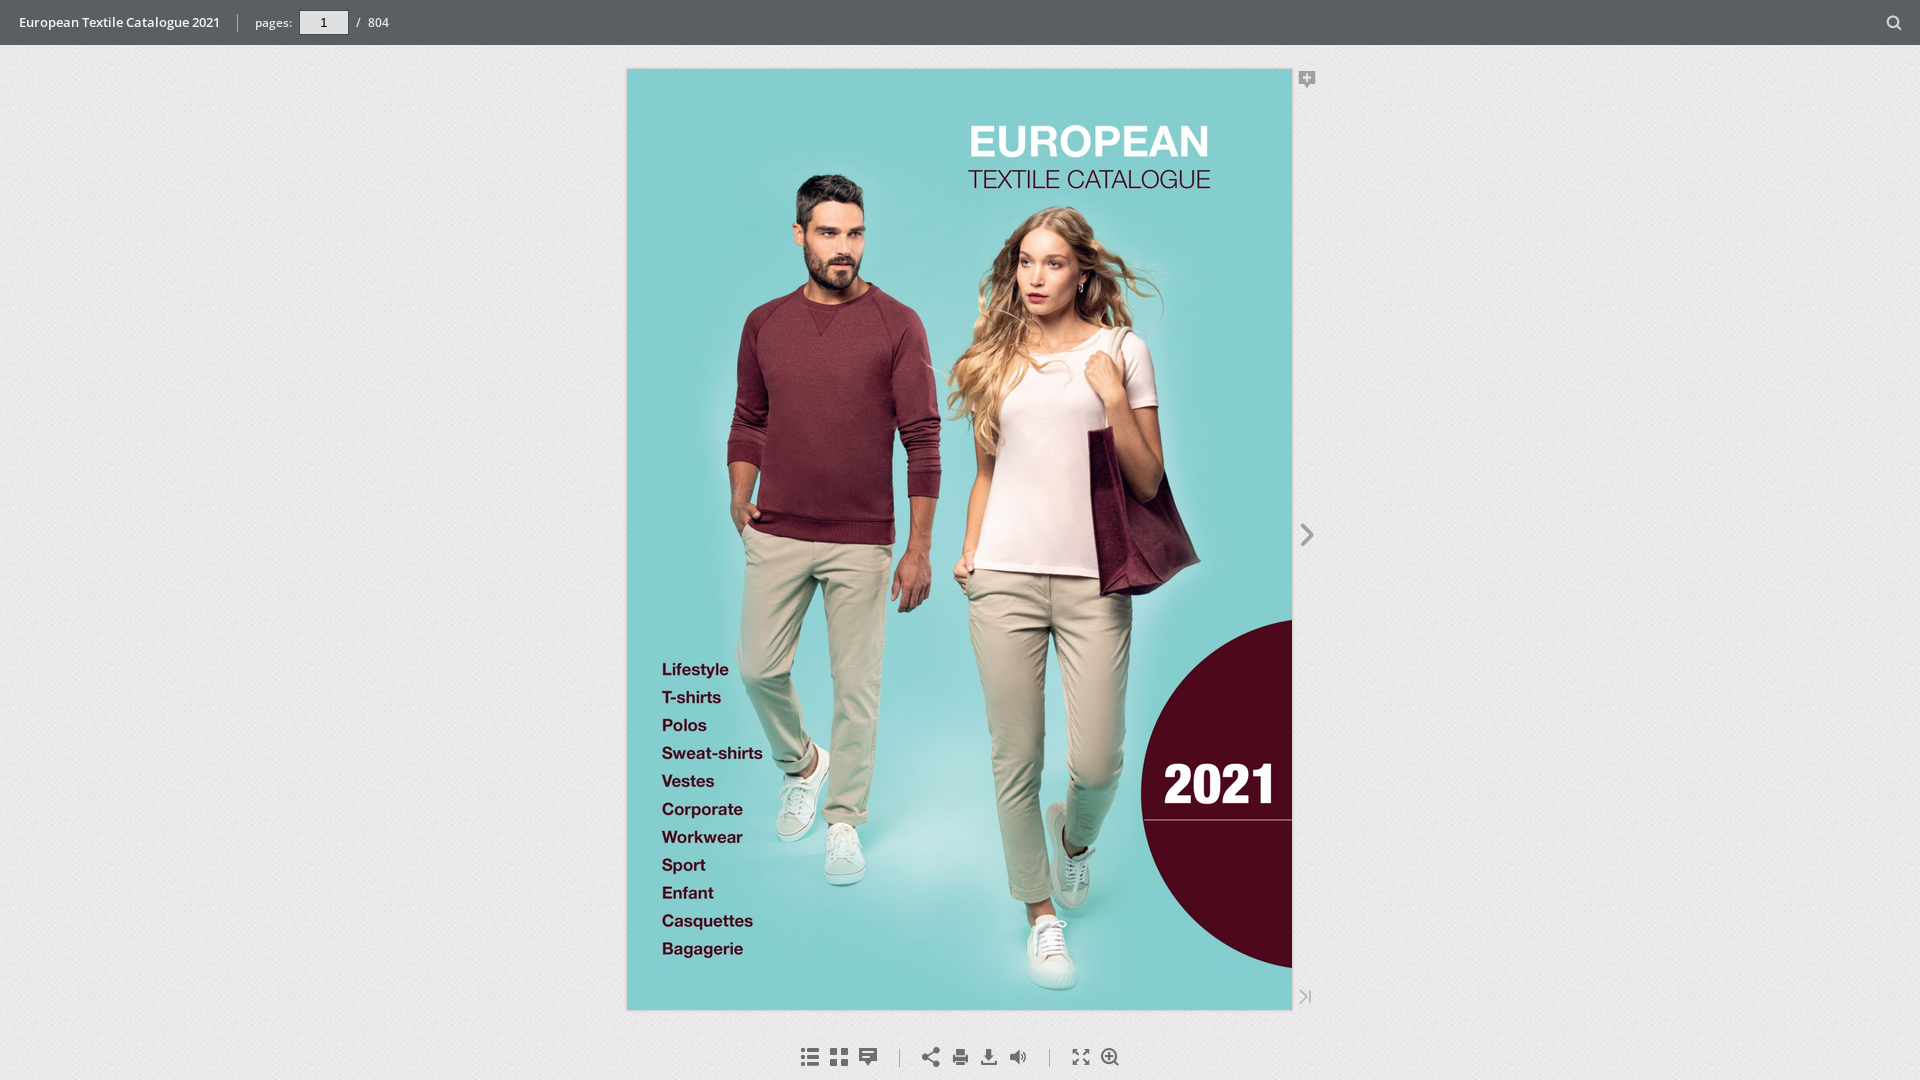 Image resolution: width=1920 pixels, height=1080 pixels. I want to click on 'Table of Contents', so click(810, 1056).